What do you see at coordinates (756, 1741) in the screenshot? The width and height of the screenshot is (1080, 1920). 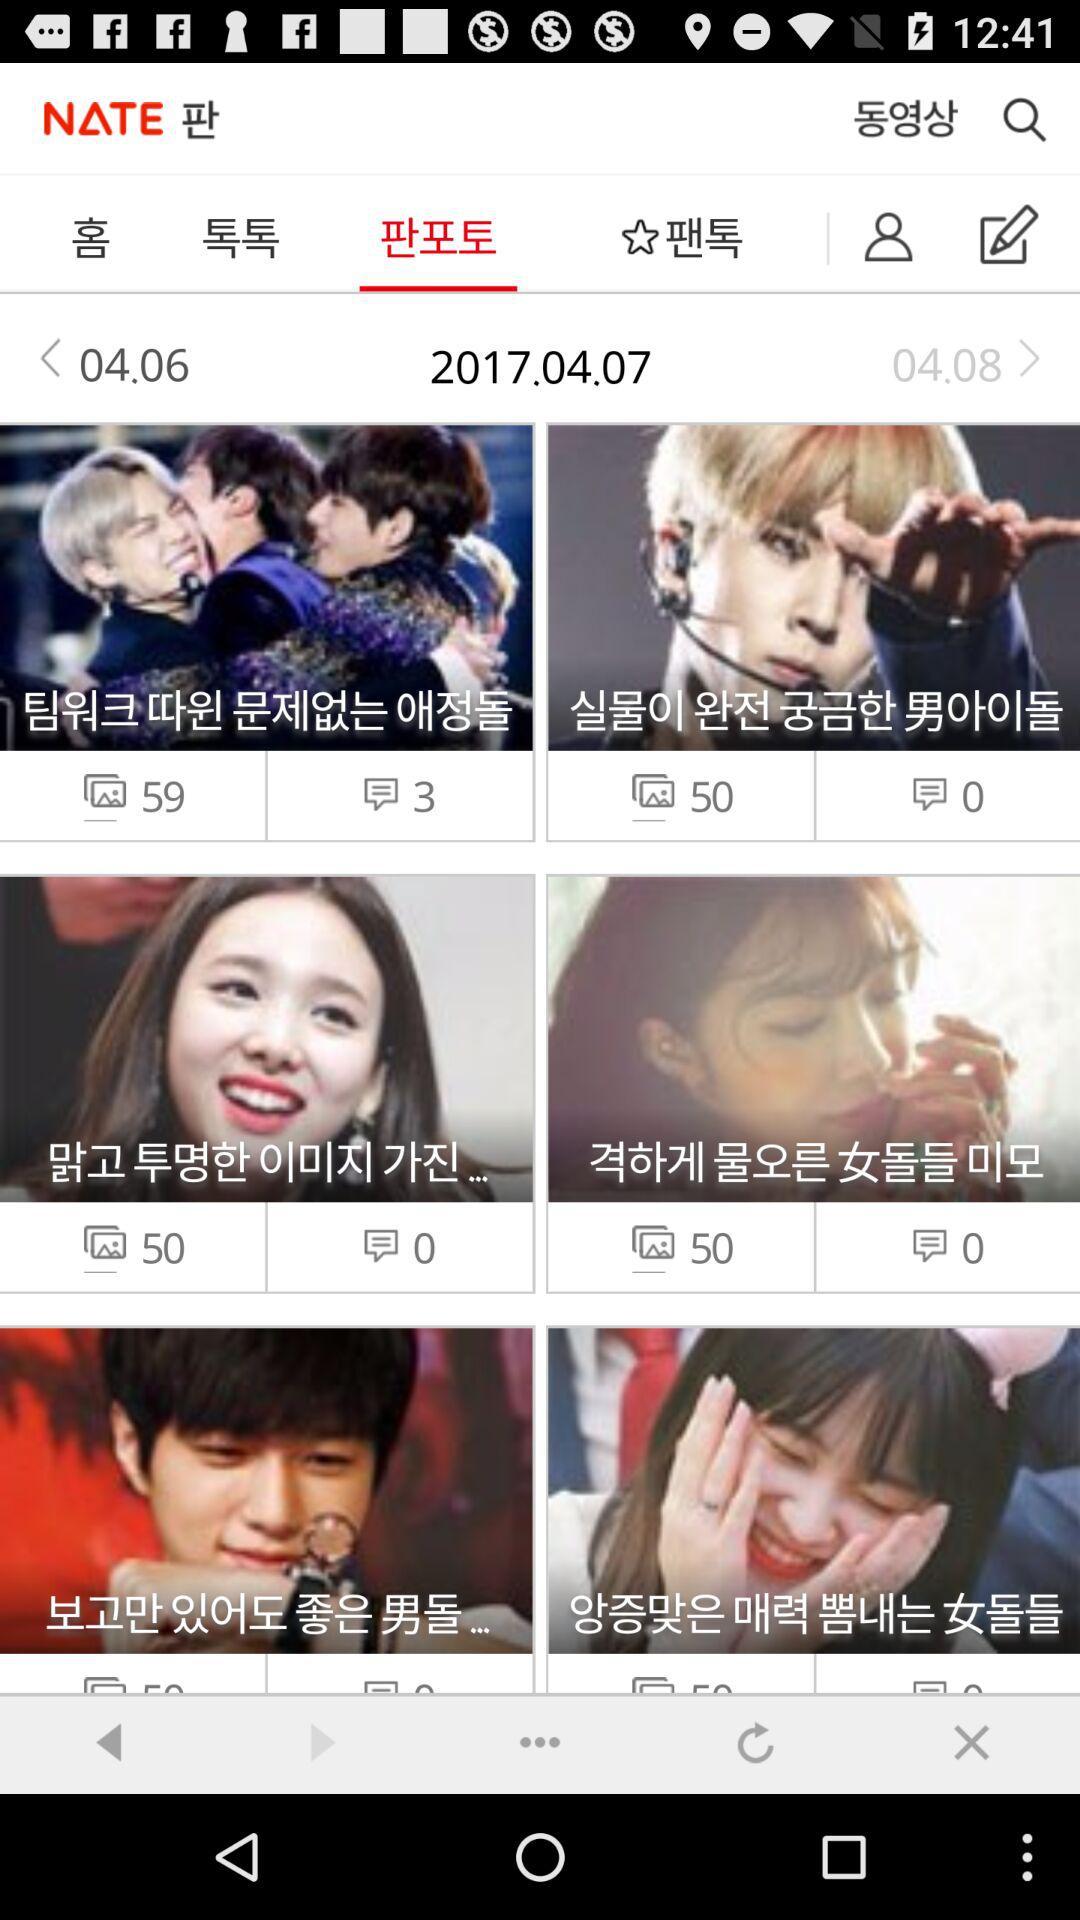 I see `tap to refresh` at bounding box center [756, 1741].